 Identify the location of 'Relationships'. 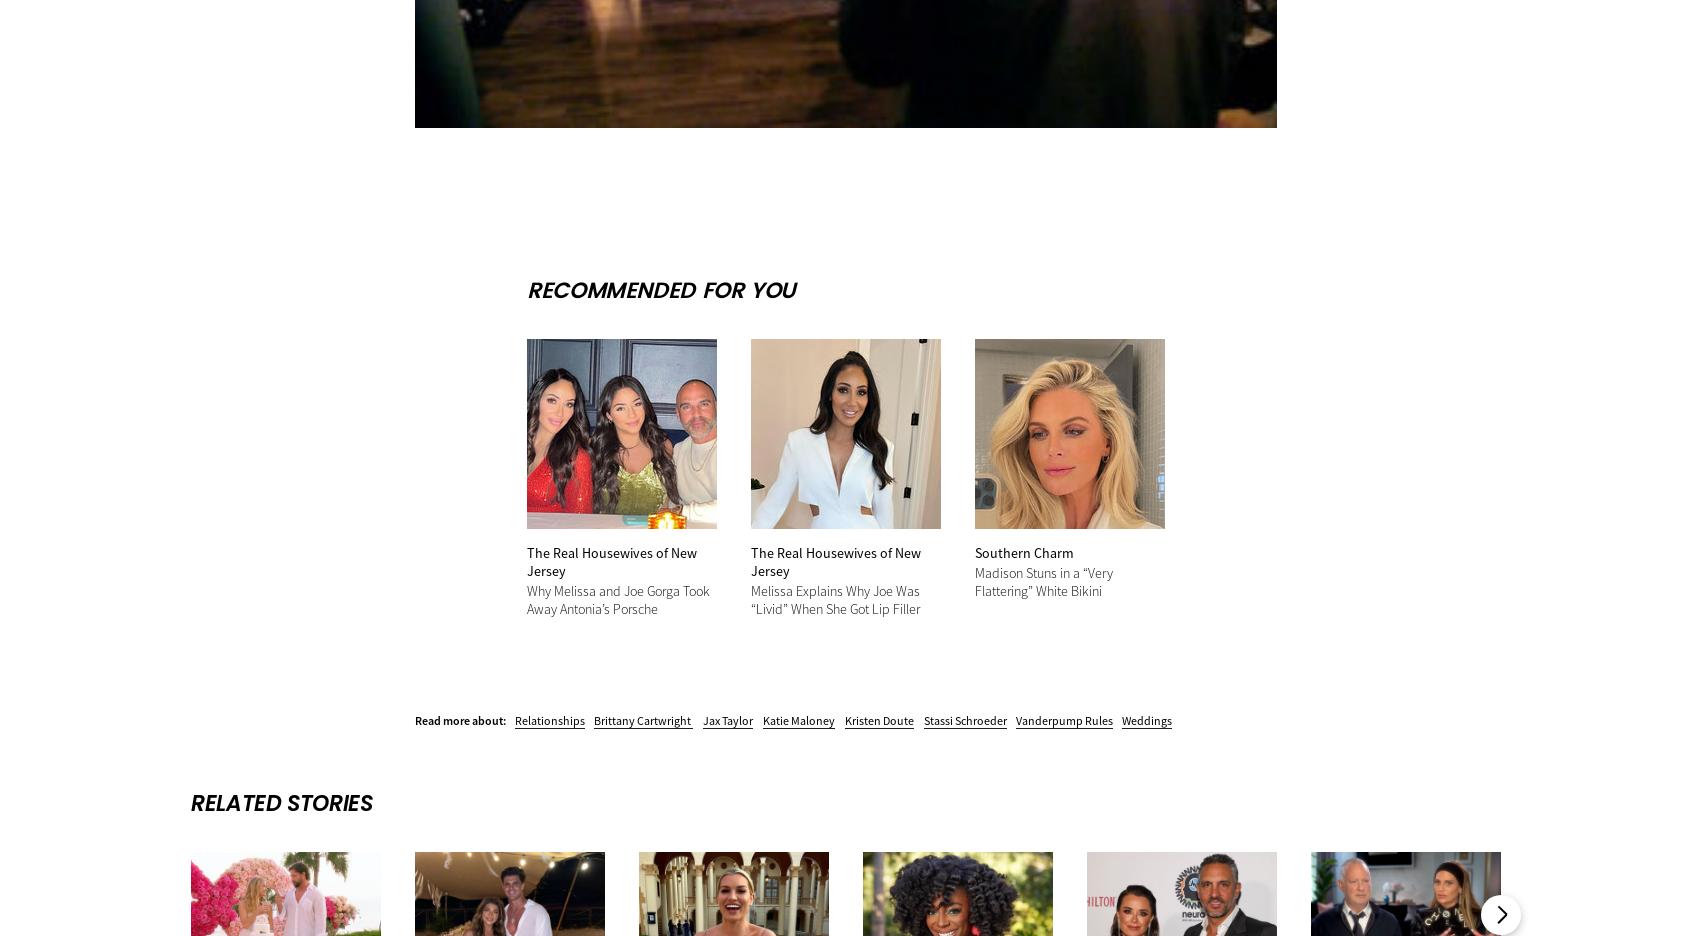
(515, 718).